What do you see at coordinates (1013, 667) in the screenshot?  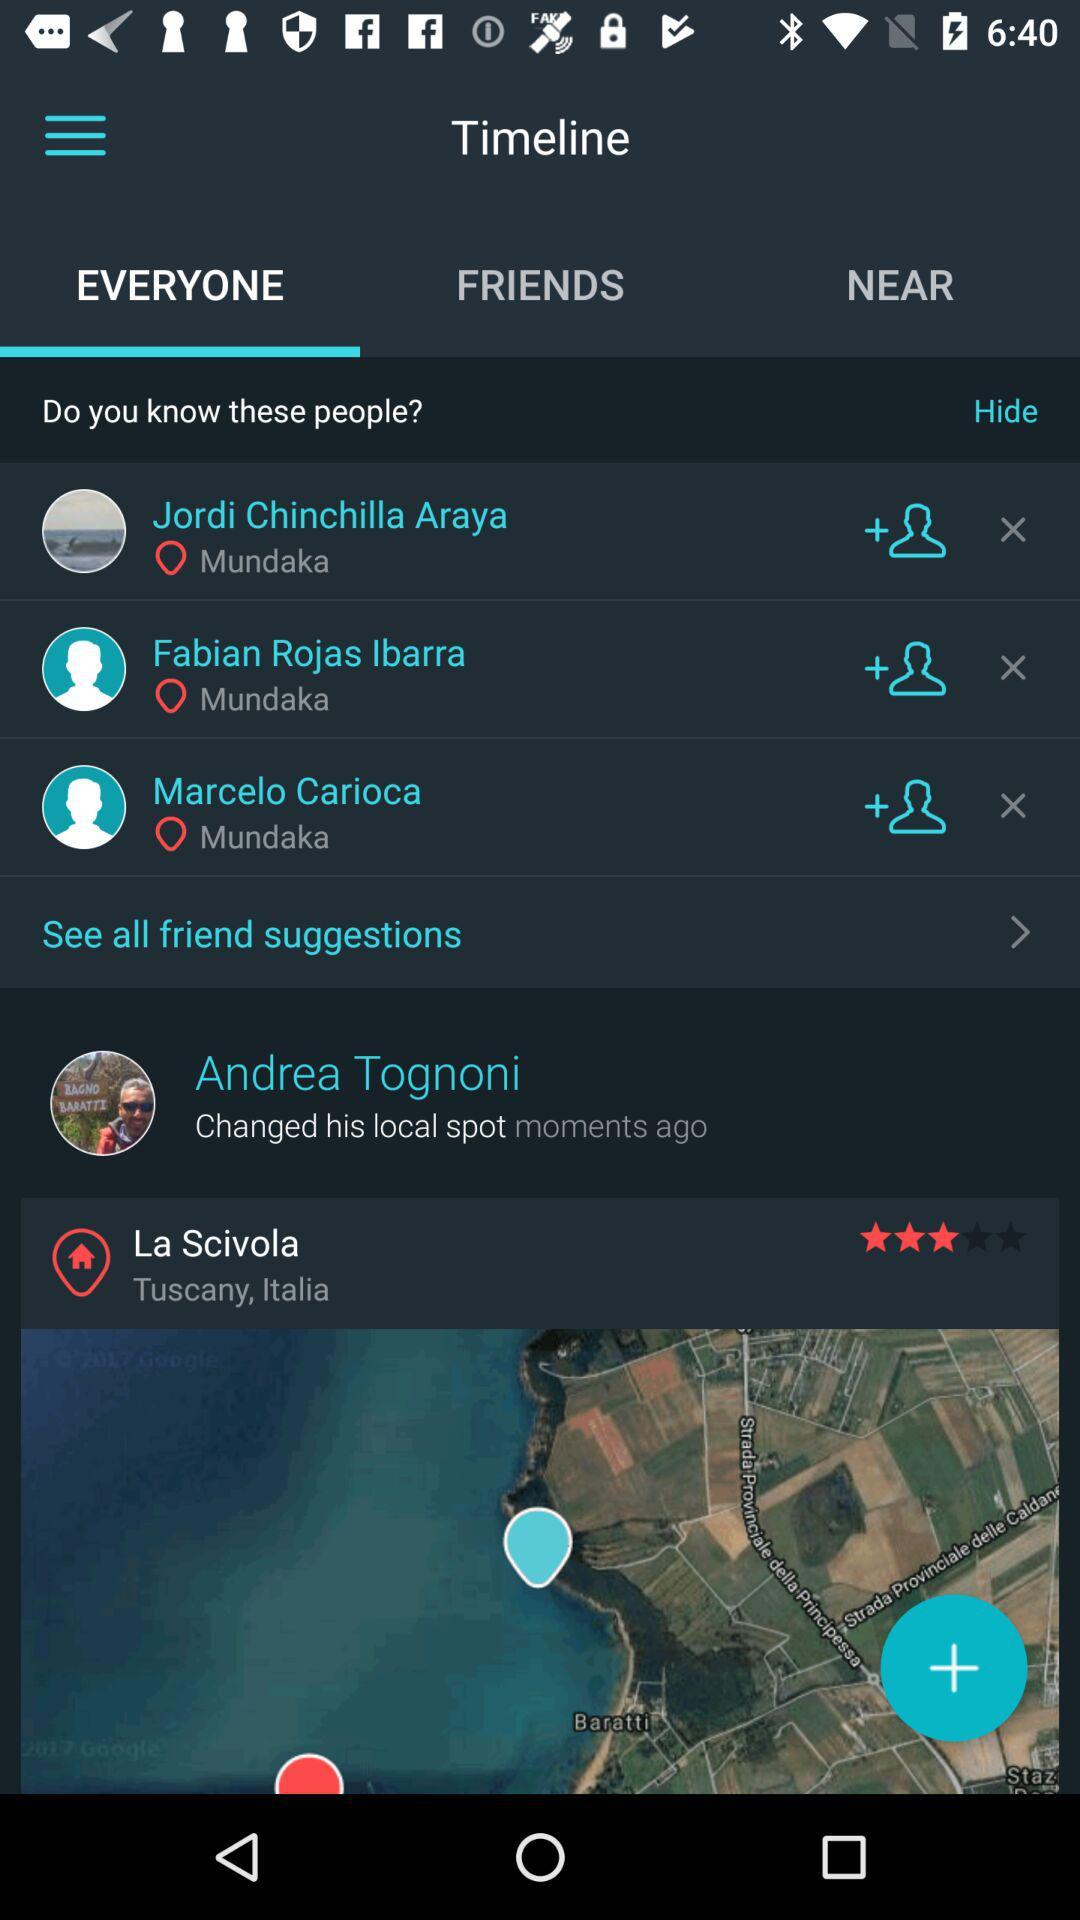 I see `hide person` at bounding box center [1013, 667].